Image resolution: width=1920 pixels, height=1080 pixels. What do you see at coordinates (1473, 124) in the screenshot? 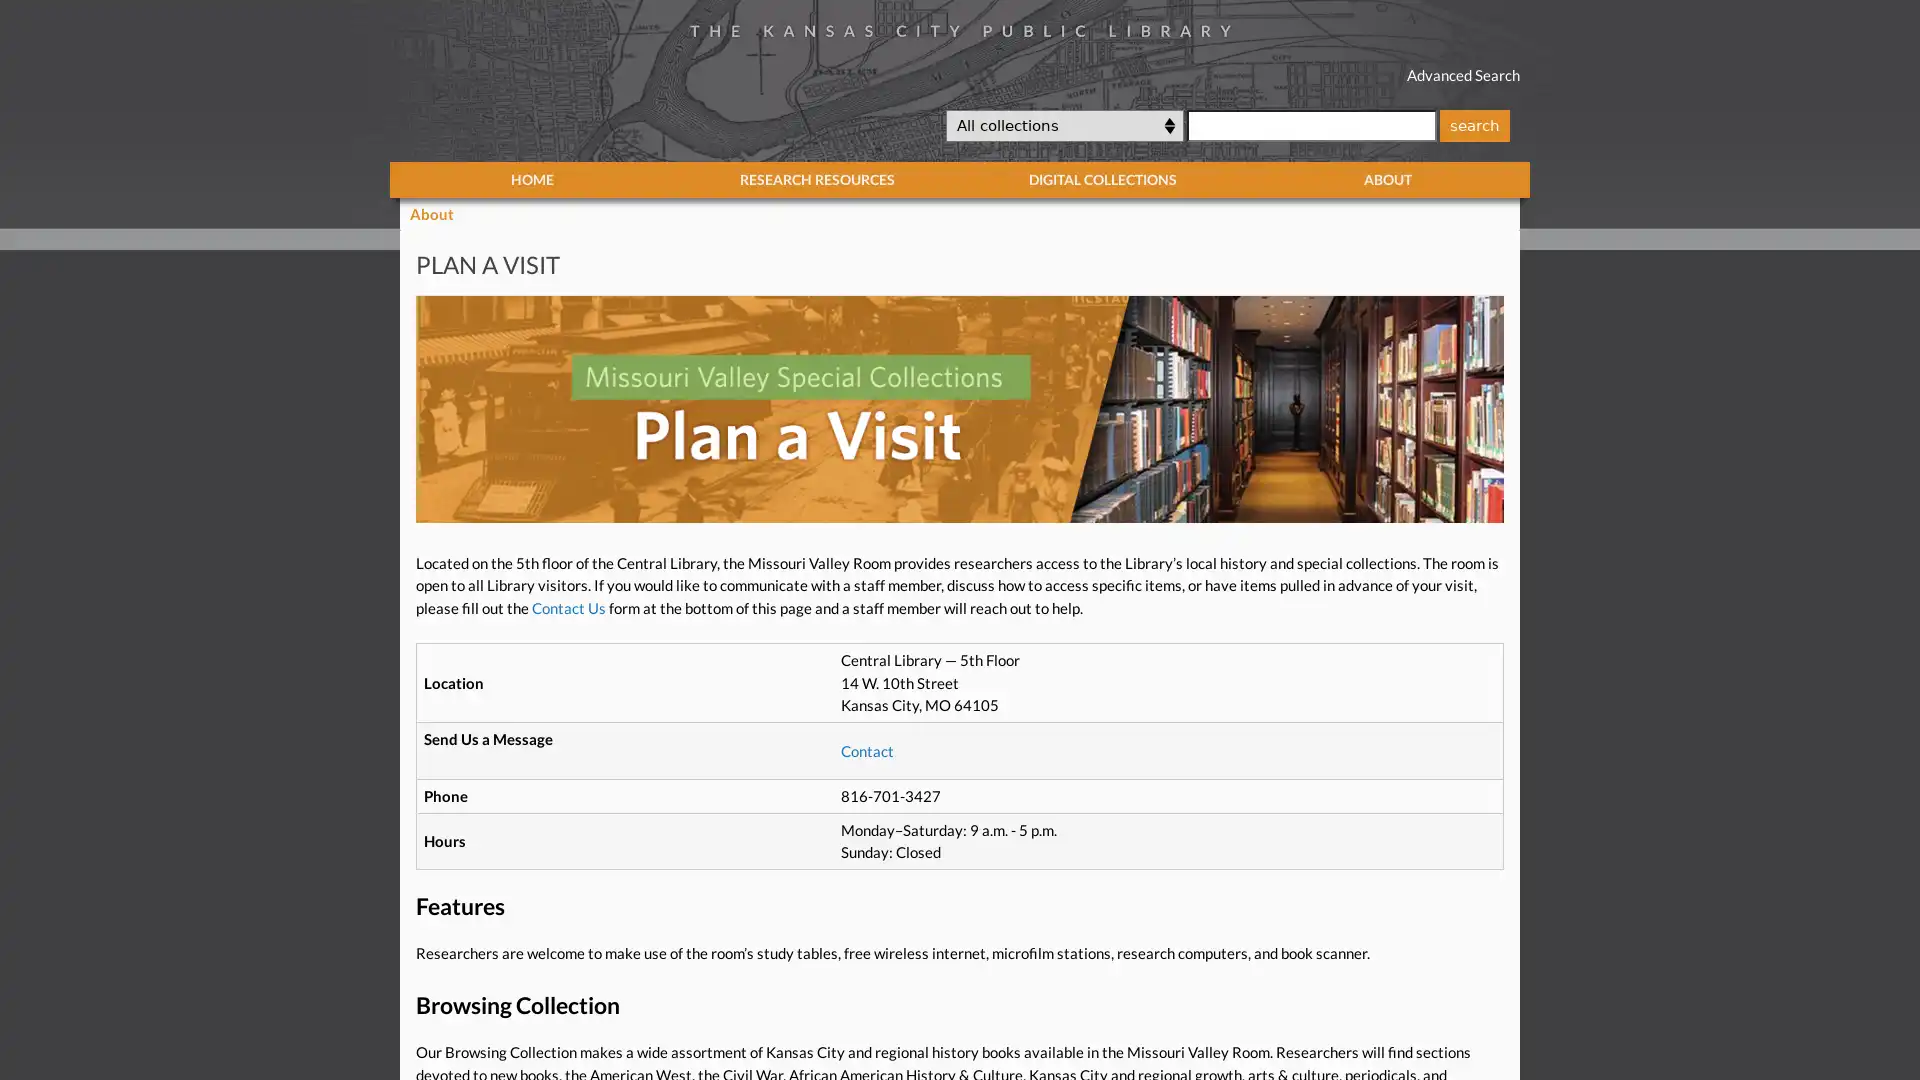
I see `search` at bounding box center [1473, 124].